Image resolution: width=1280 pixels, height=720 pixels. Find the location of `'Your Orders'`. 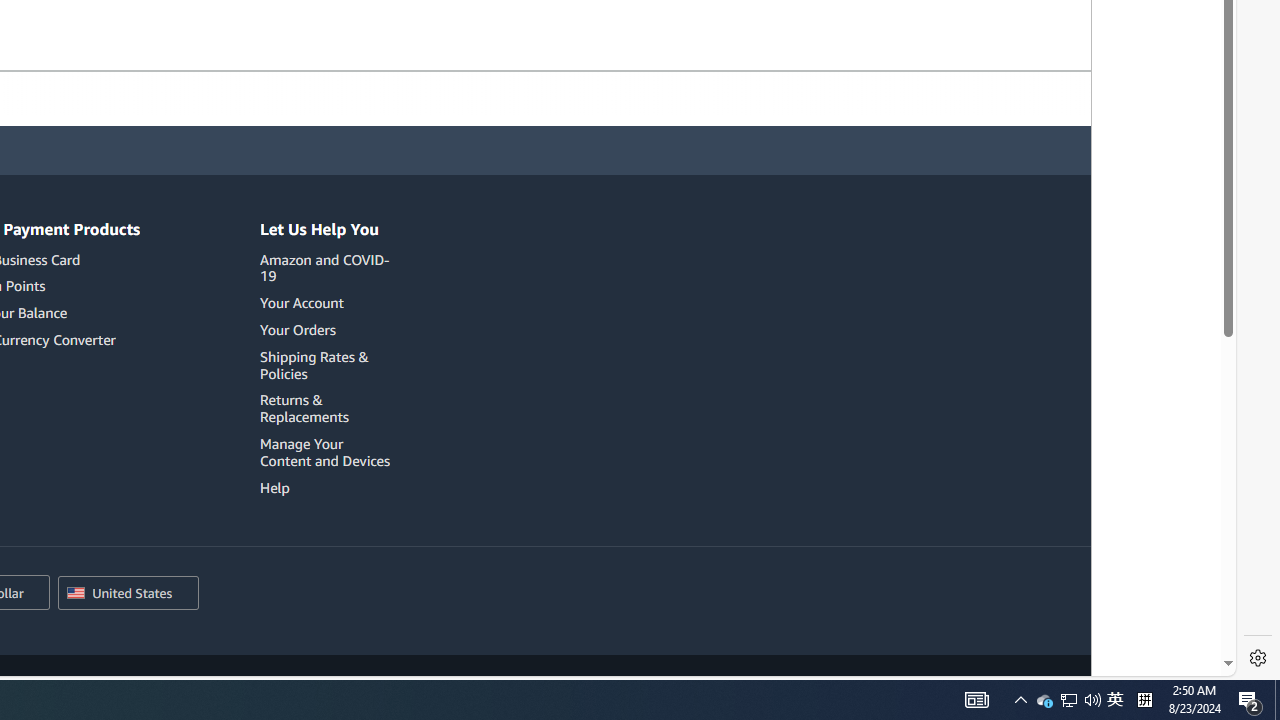

'Your Orders' is located at coordinates (296, 328).